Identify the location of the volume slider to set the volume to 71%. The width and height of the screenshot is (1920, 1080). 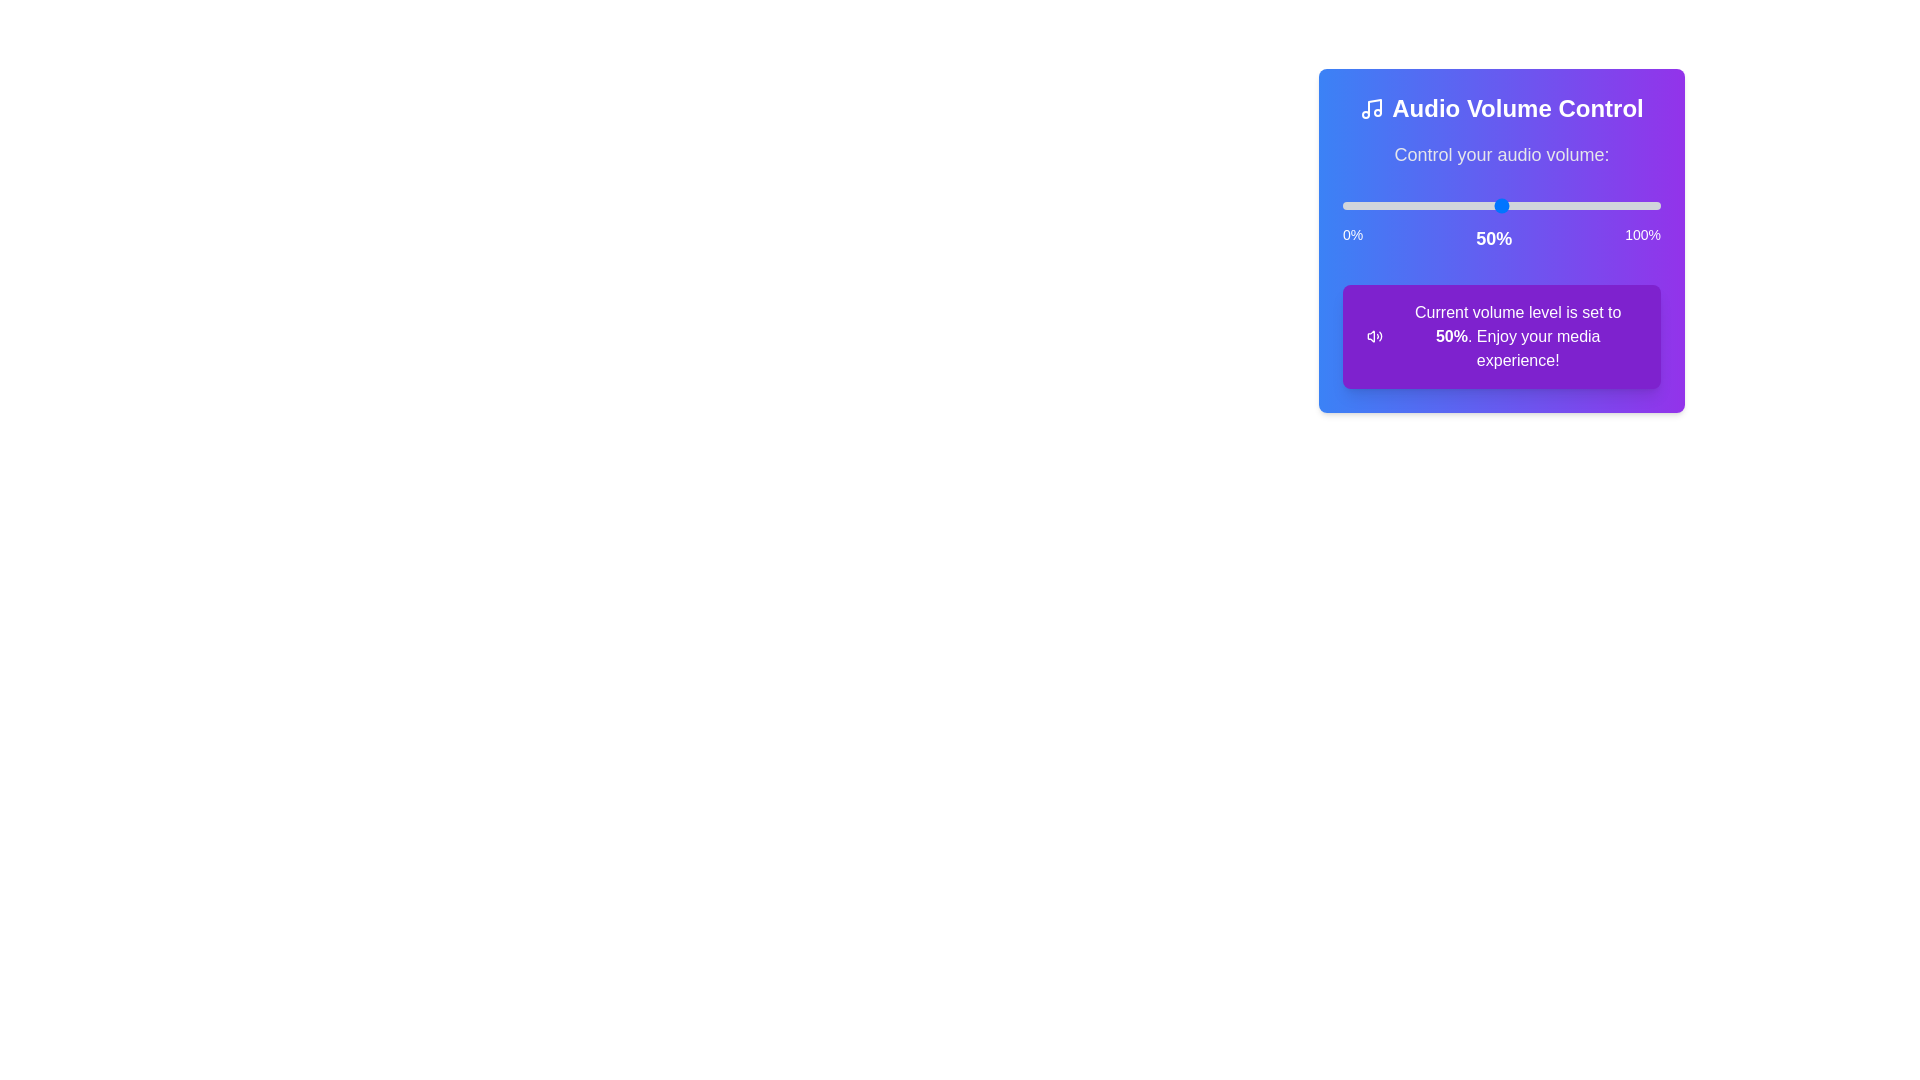
(1567, 205).